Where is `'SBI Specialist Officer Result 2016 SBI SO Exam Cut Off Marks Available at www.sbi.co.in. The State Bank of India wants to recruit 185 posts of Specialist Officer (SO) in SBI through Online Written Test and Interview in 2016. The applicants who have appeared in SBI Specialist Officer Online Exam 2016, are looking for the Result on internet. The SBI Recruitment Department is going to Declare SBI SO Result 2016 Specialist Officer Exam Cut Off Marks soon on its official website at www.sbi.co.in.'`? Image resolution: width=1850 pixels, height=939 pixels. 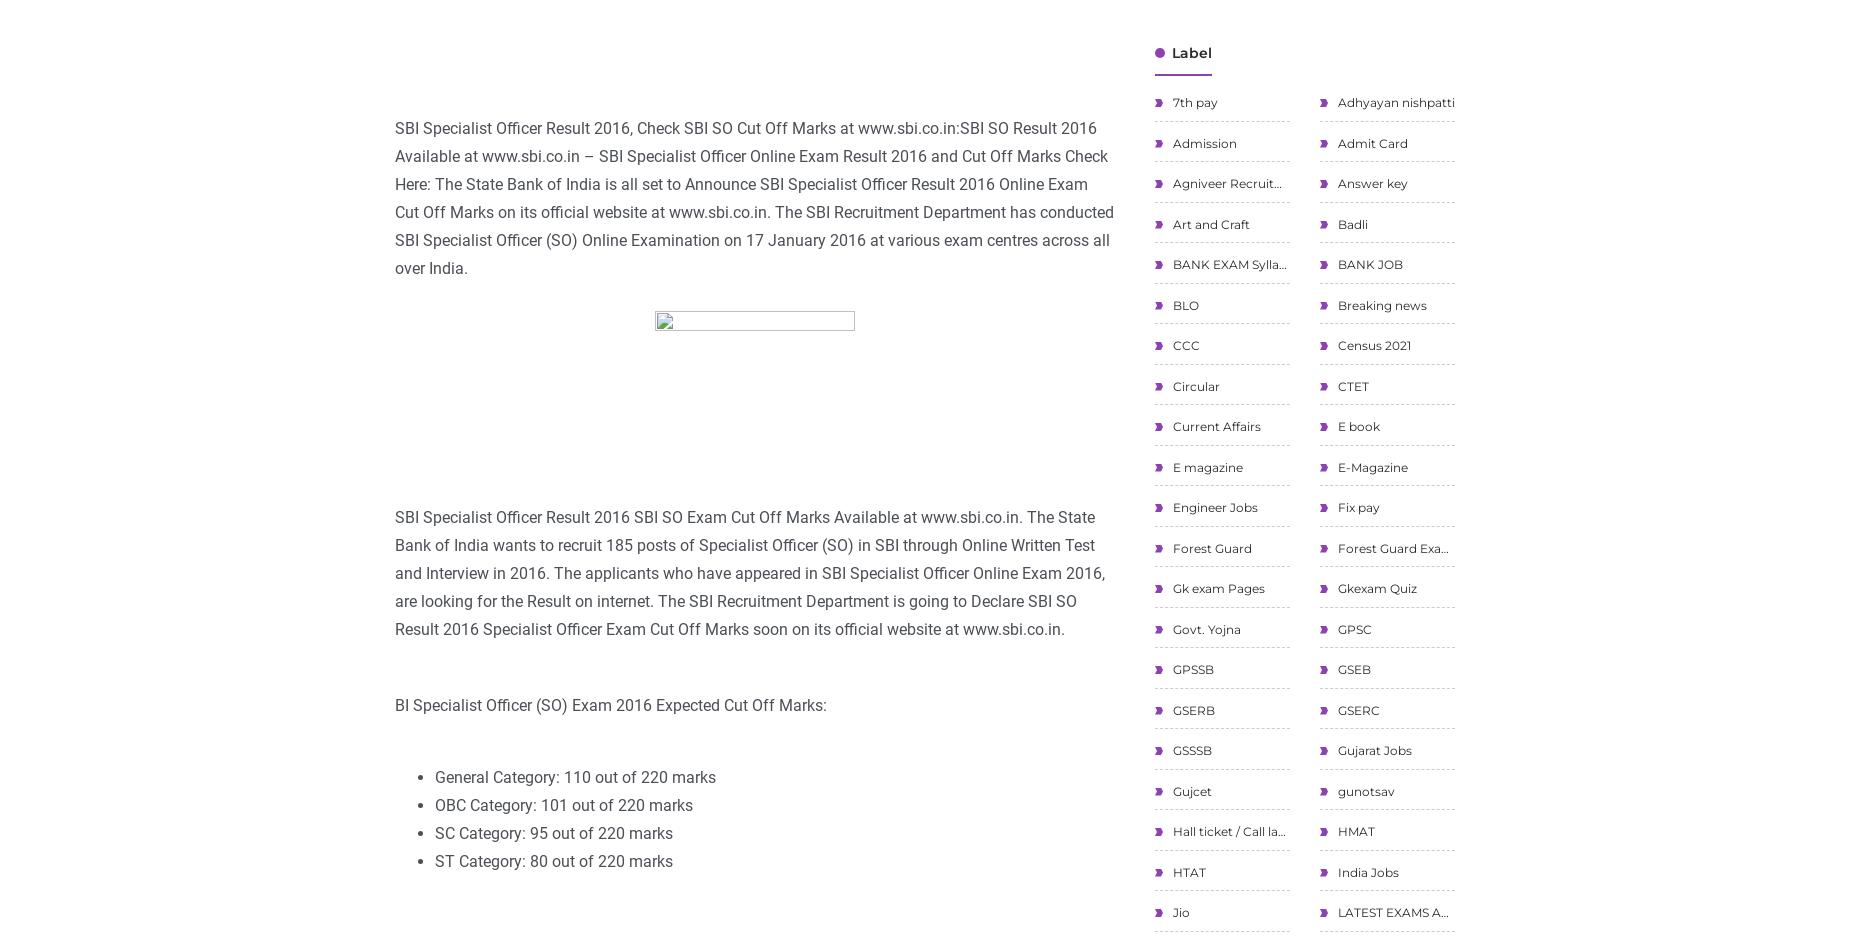
'SBI Specialist Officer Result 2016 SBI SO Exam Cut Off Marks Available at www.sbi.co.in. The State Bank of India wants to recruit 185 posts of Specialist Officer (SO) in SBI through Online Written Test and Interview in 2016. The applicants who have appeared in SBI Specialist Officer Online Exam 2016, are looking for the Result on internet. The SBI Recruitment Department is going to Declare SBI SO Result 2016 Specialist Officer Exam Cut Off Marks soon on its official website at www.sbi.co.in.' is located at coordinates (749, 572).